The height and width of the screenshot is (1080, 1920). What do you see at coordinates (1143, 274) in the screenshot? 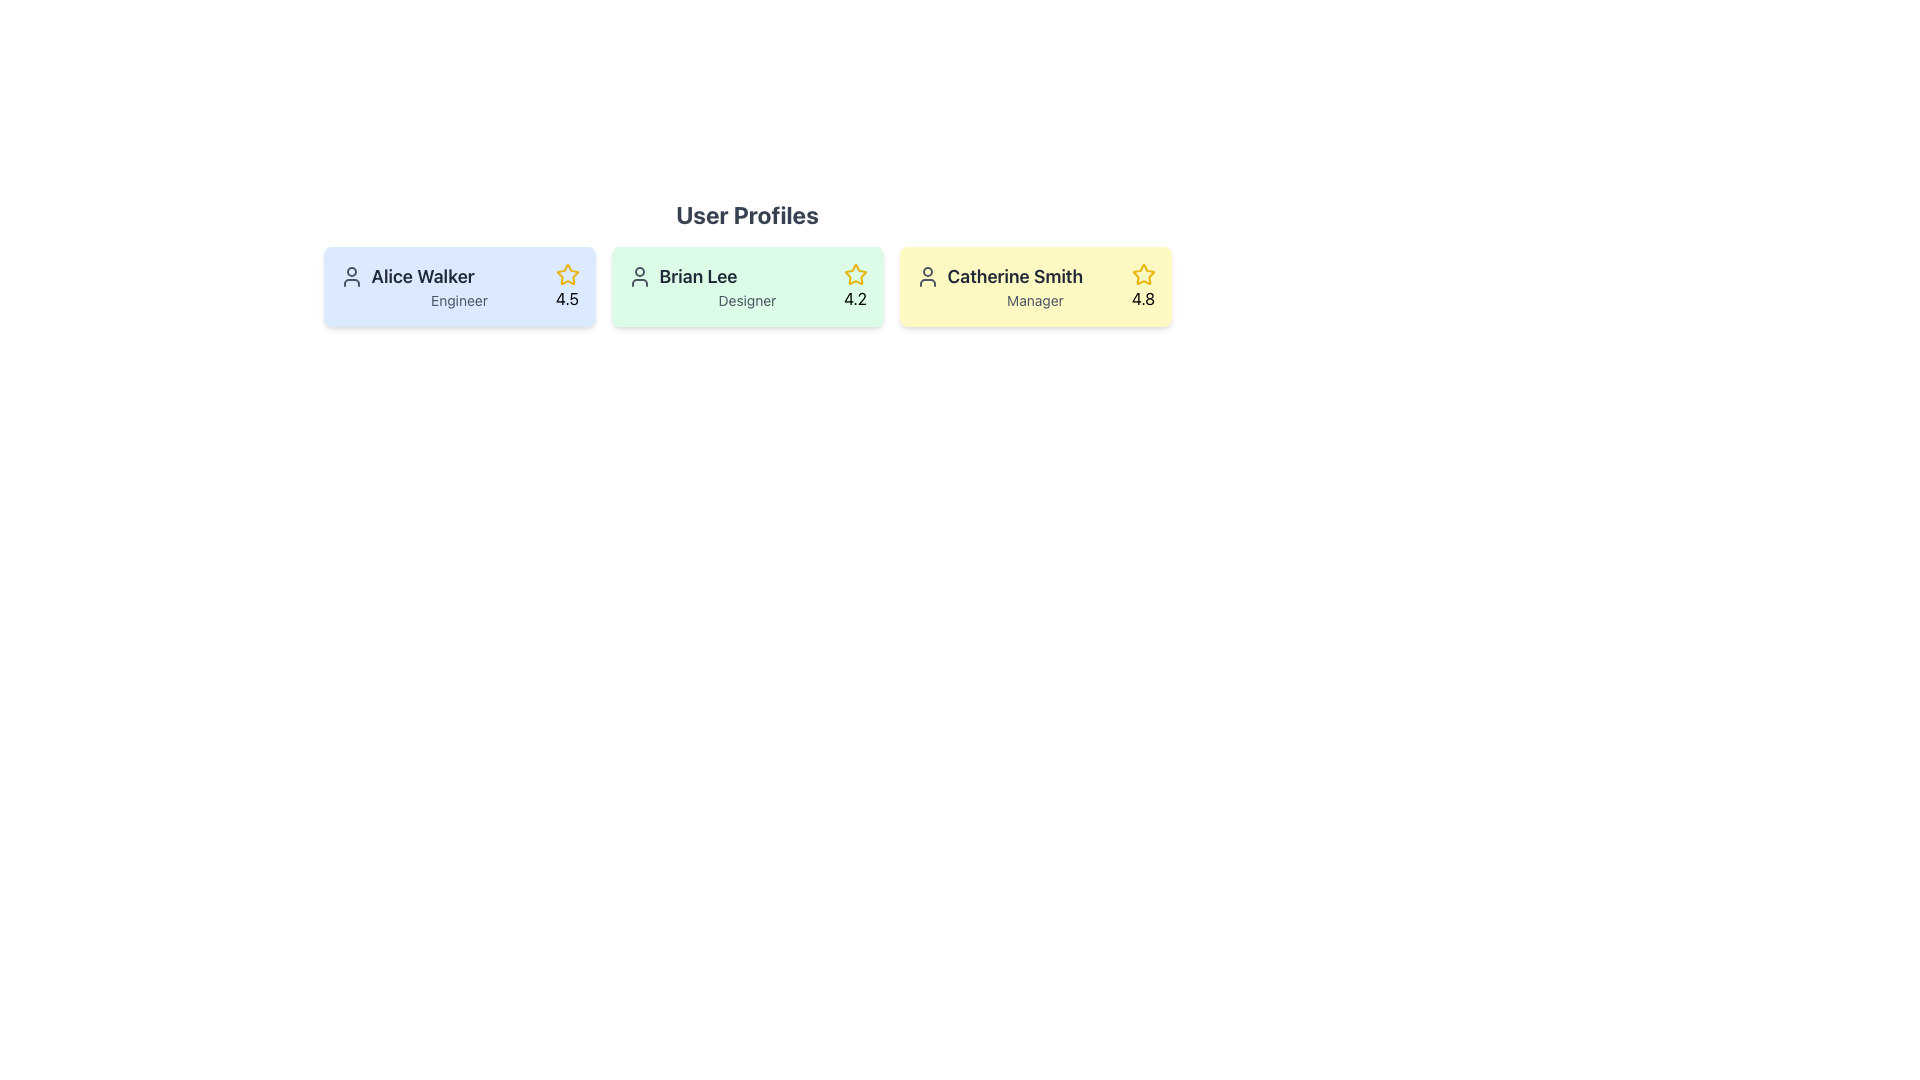
I see `the yellow star icon located to the left of the rating '4.8' in the upper-right corner of the third profile card` at bounding box center [1143, 274].